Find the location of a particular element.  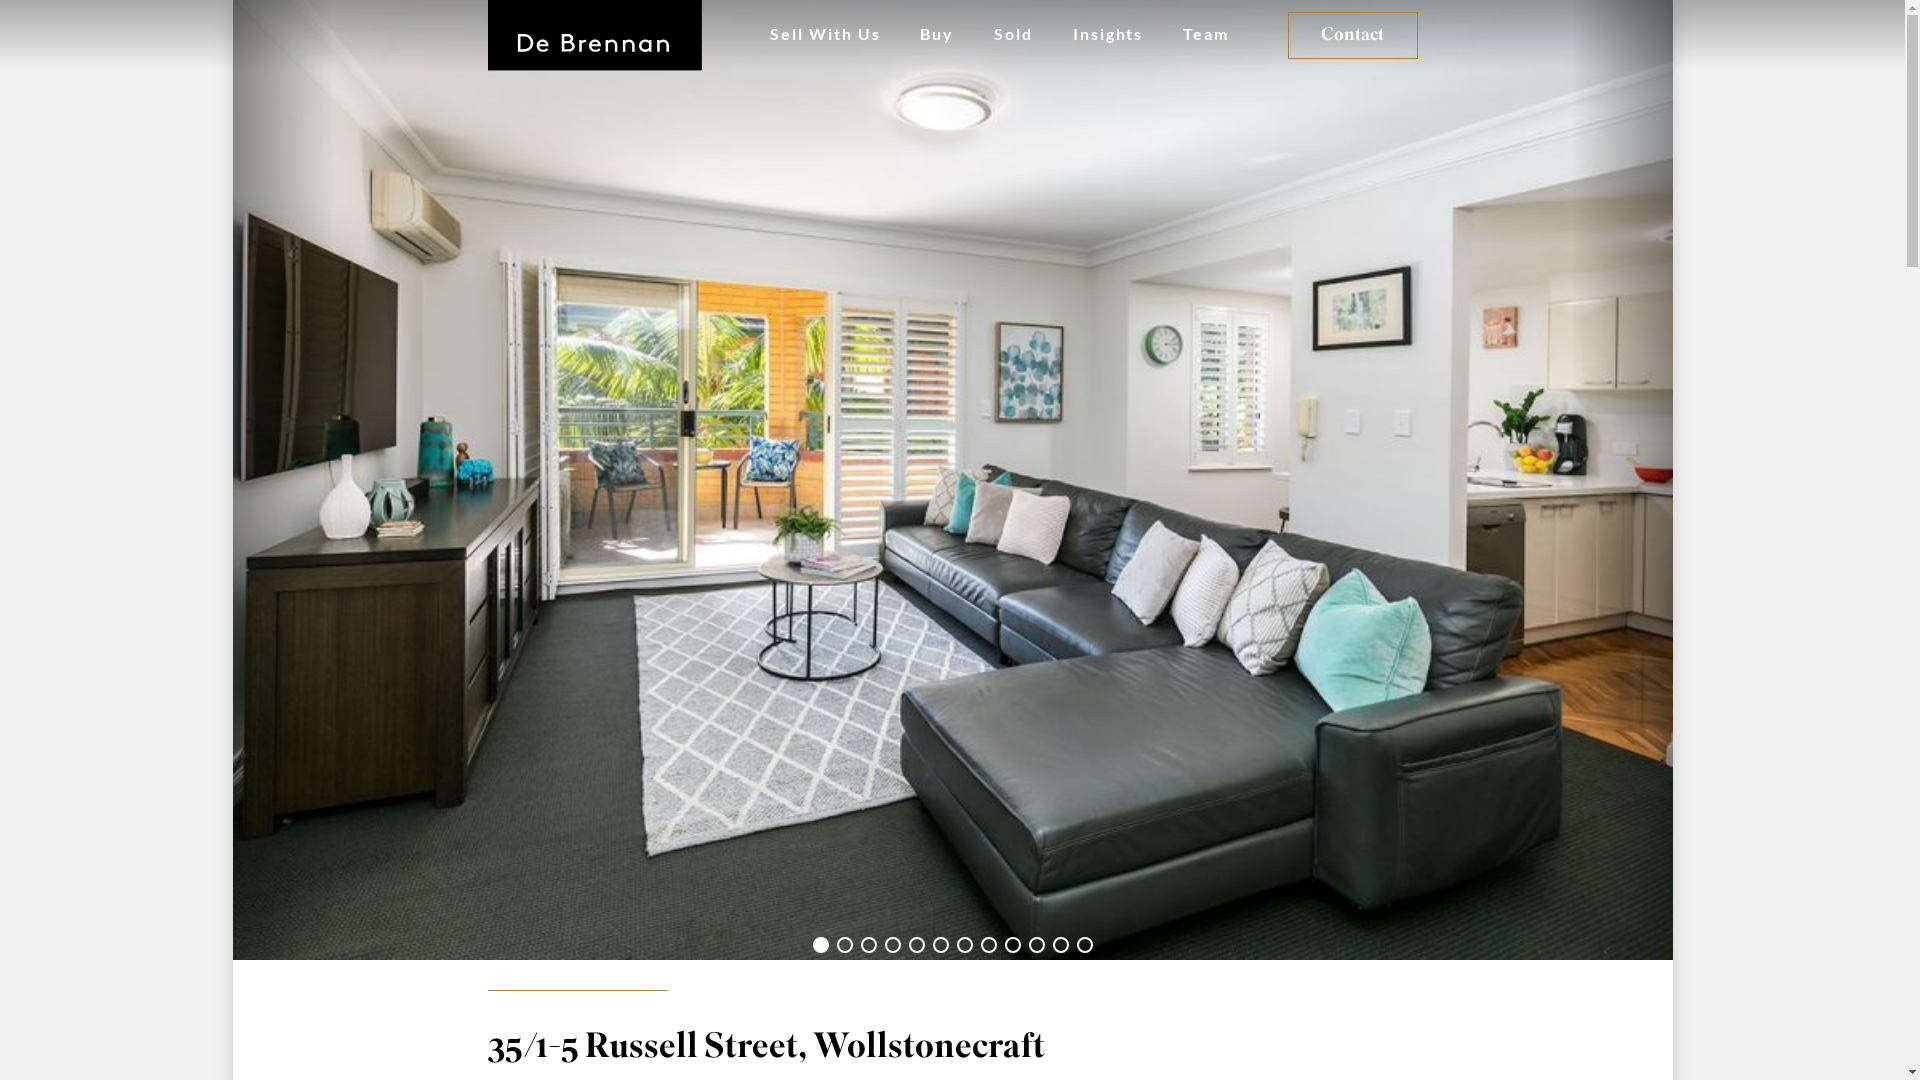

'4' is located at coordinates (891, 945).